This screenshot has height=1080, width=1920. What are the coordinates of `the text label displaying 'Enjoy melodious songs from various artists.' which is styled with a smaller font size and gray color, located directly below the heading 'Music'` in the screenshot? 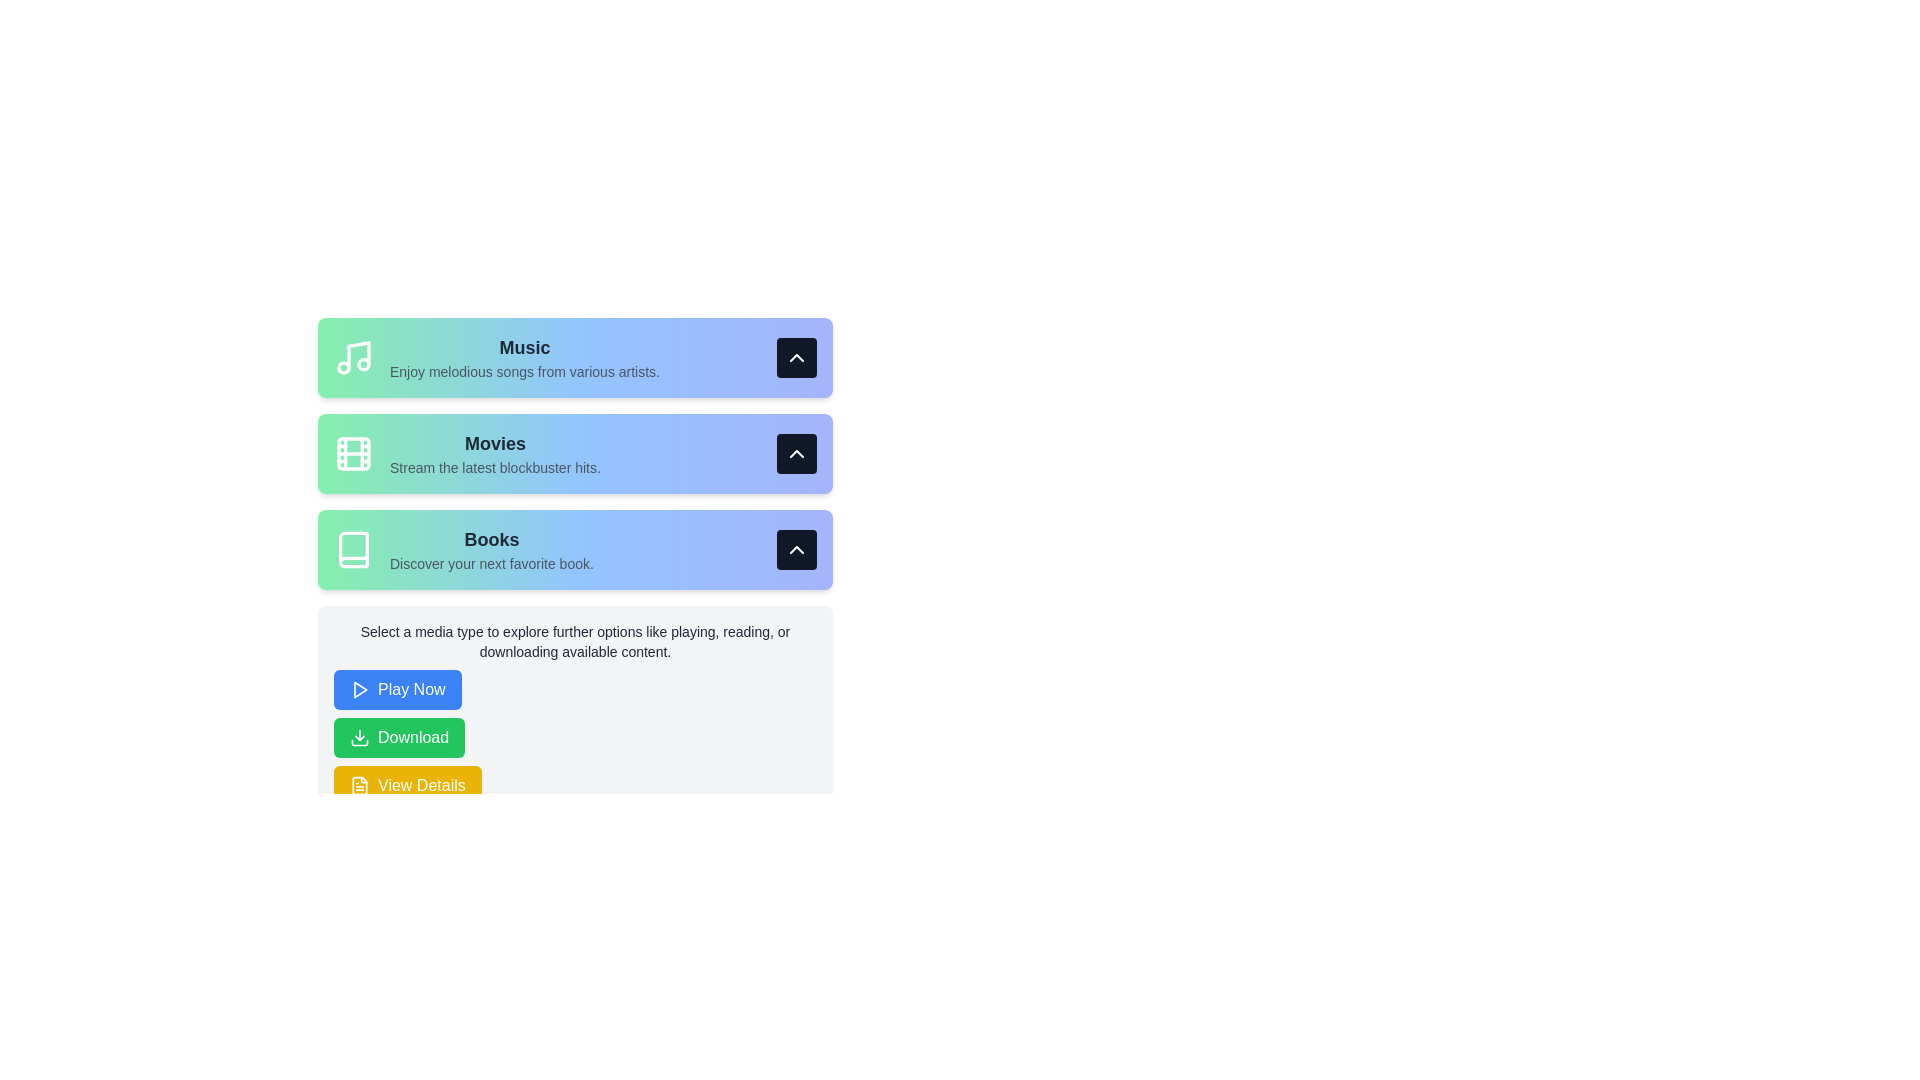 It's located at (524, 371).